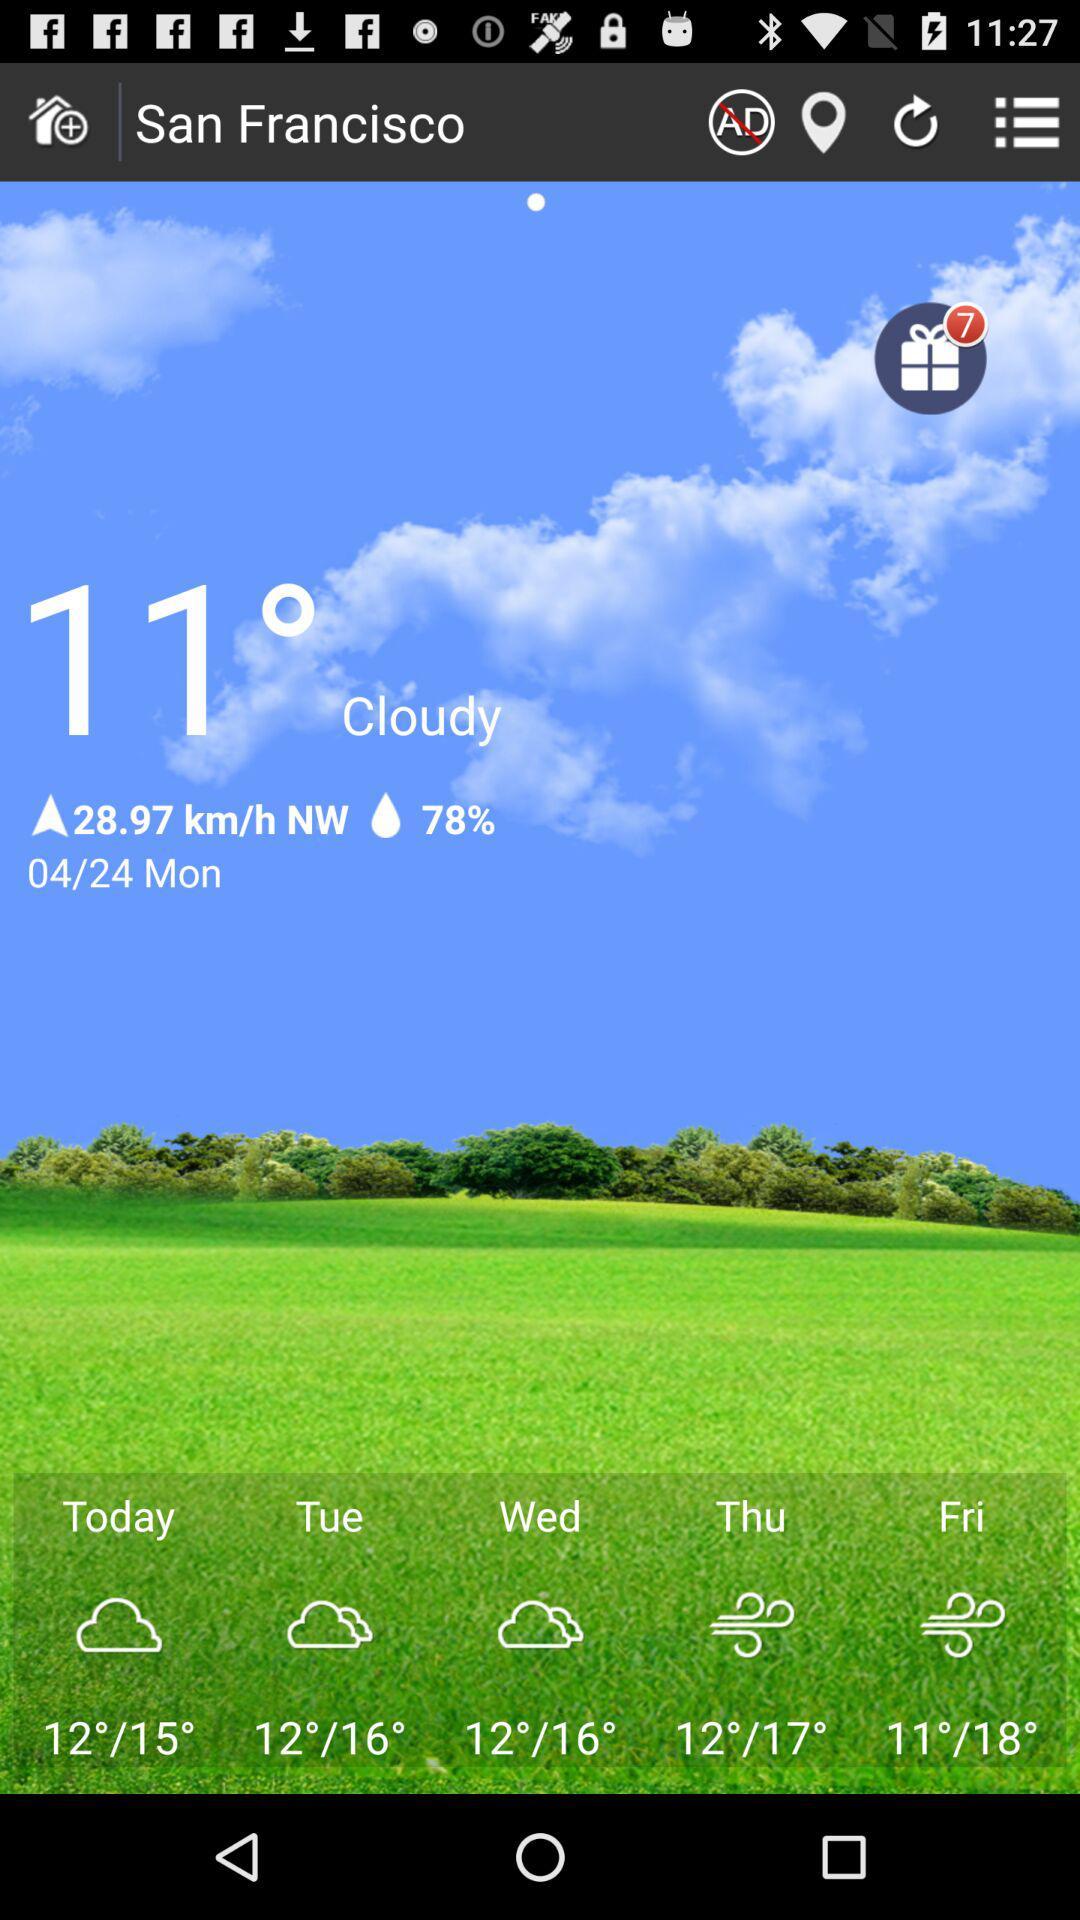 The width and height of the screenshot is (1080, 1920). What do you see at coordinates (1027, 129) in the screenshot?
I see `the list icon` at bounding box center [1027, 129].